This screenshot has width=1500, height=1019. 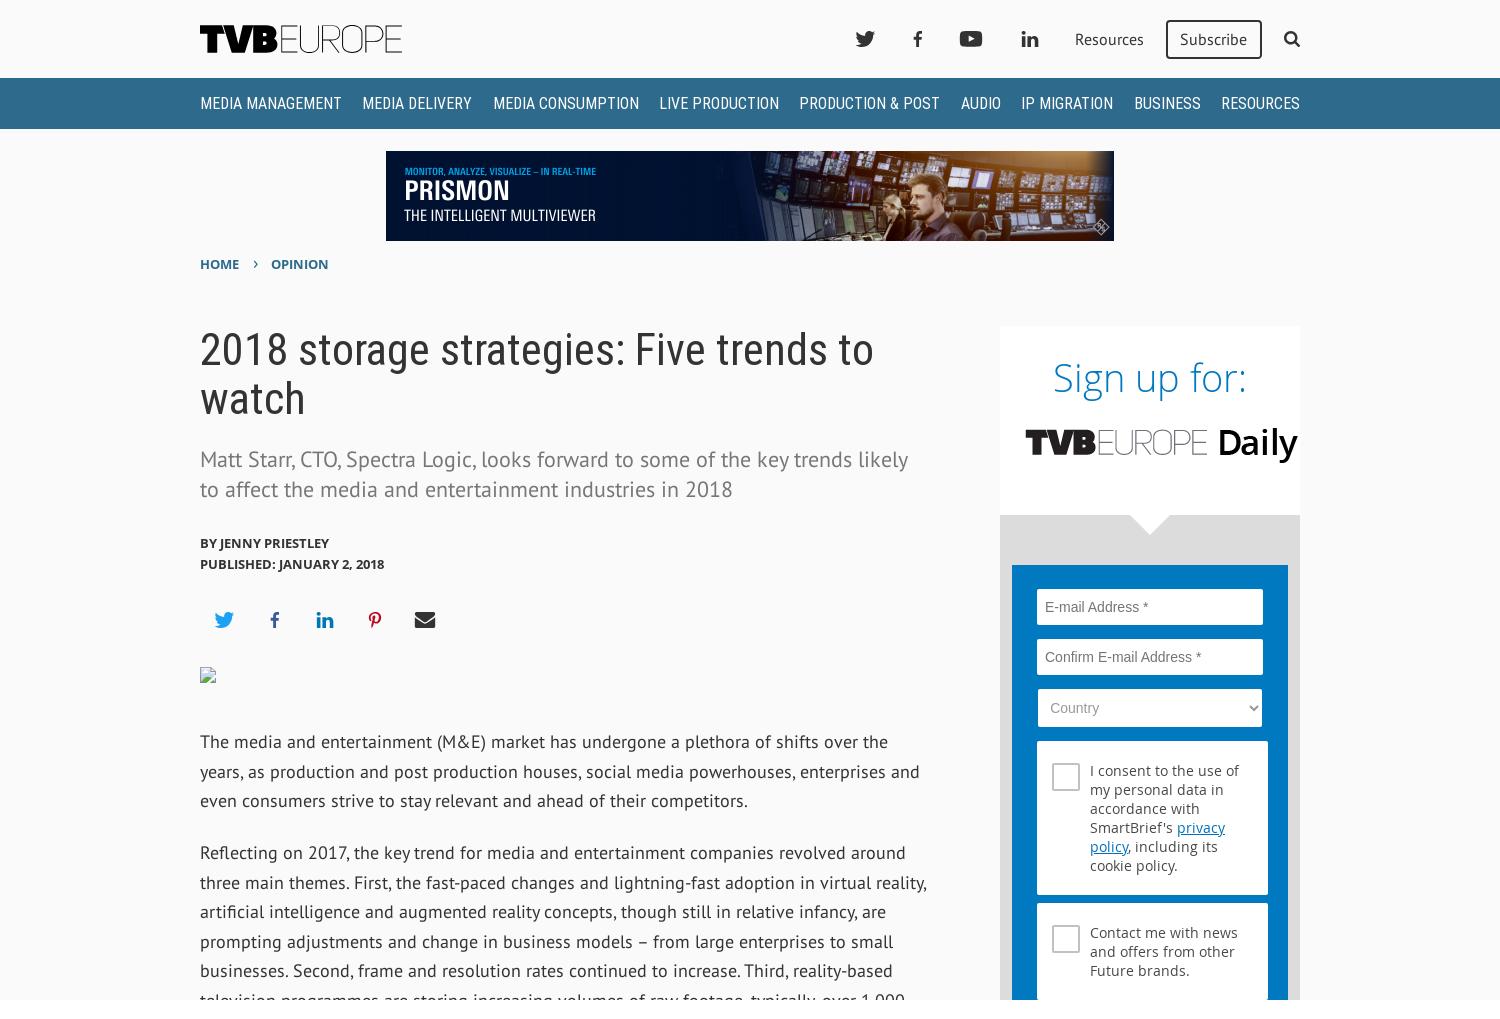 What do you see at coordinates (198, 372) in the screenshot?
I see `'2018 storage strategies: Five trends to watch'` at bounding box center [198, 372].